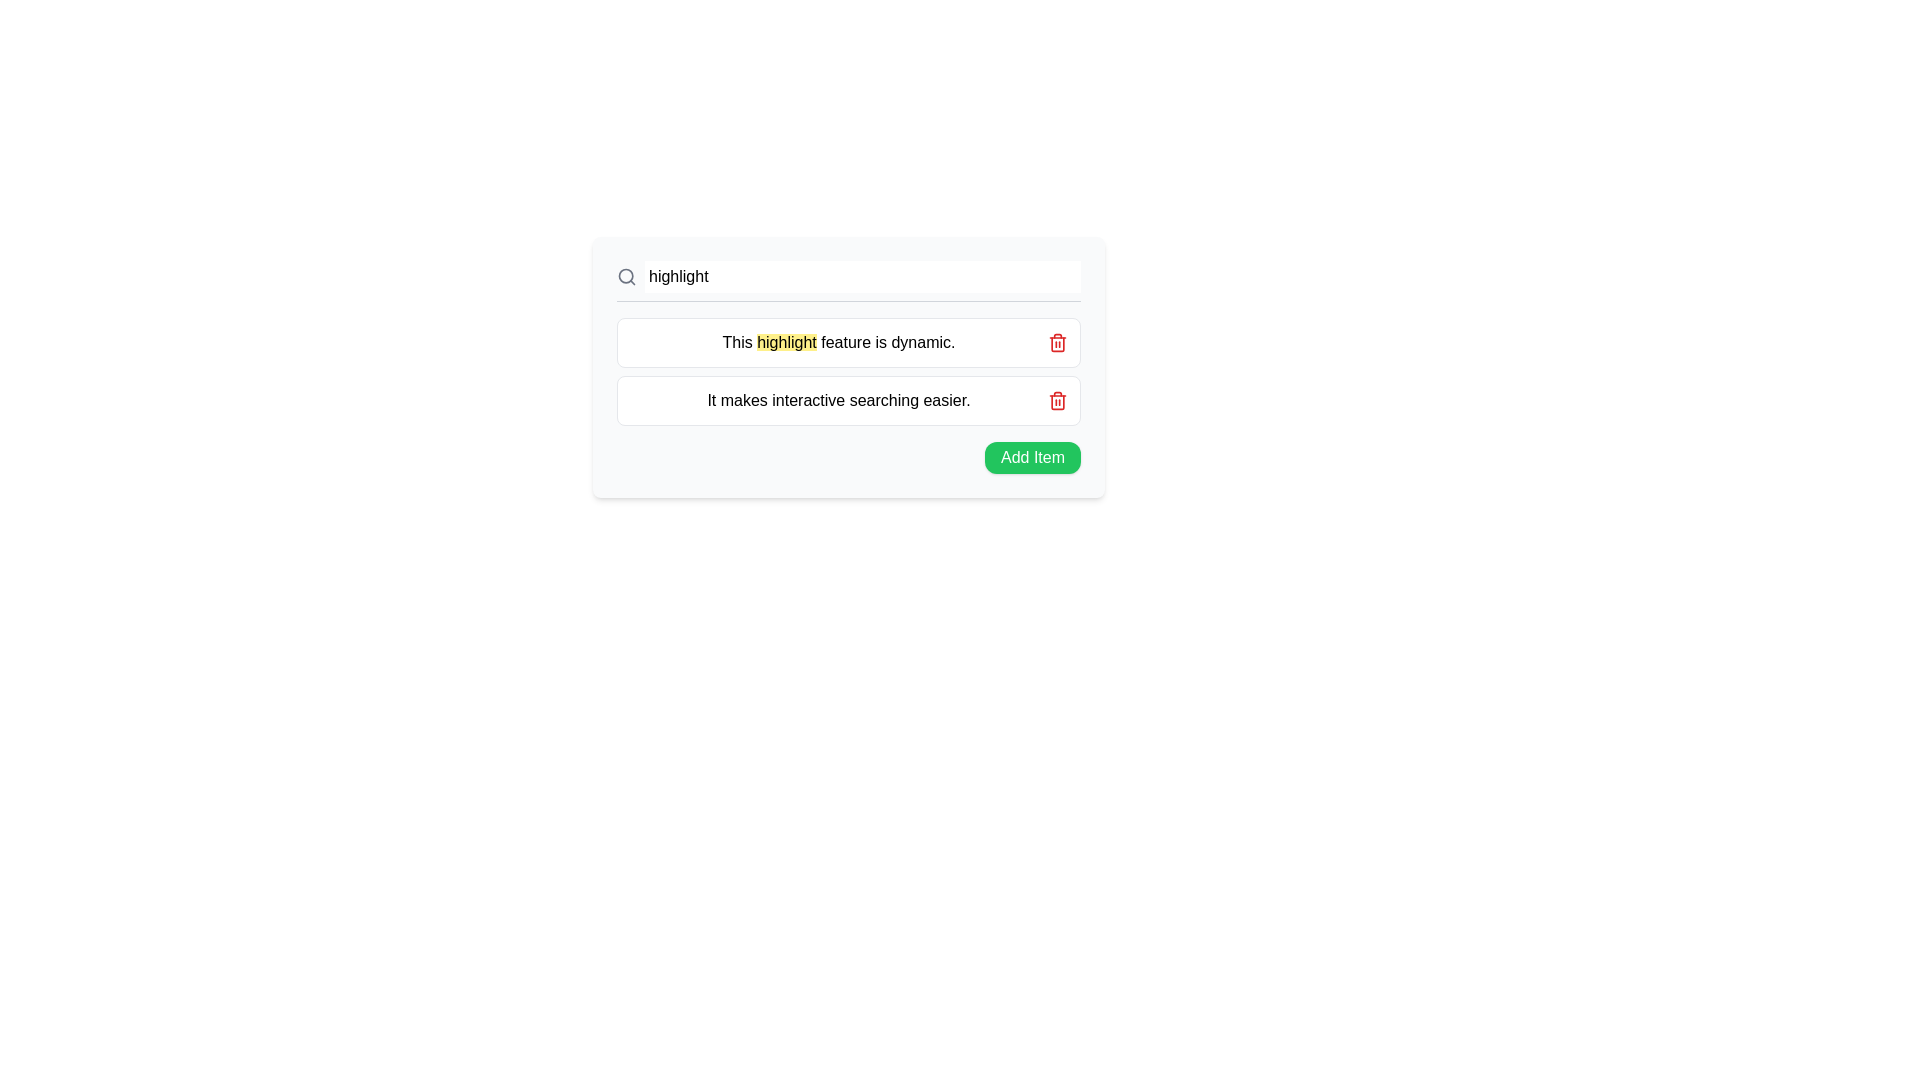 The height and width of the screenshot is (1080, 1920). What do you see at coordinates (786, 341) in the screenshot?
I see `the word 'highlight' which is styled with a yellow background in the sentence 'This highlight feature is dynamic.'` at bounding box center [786, 341].